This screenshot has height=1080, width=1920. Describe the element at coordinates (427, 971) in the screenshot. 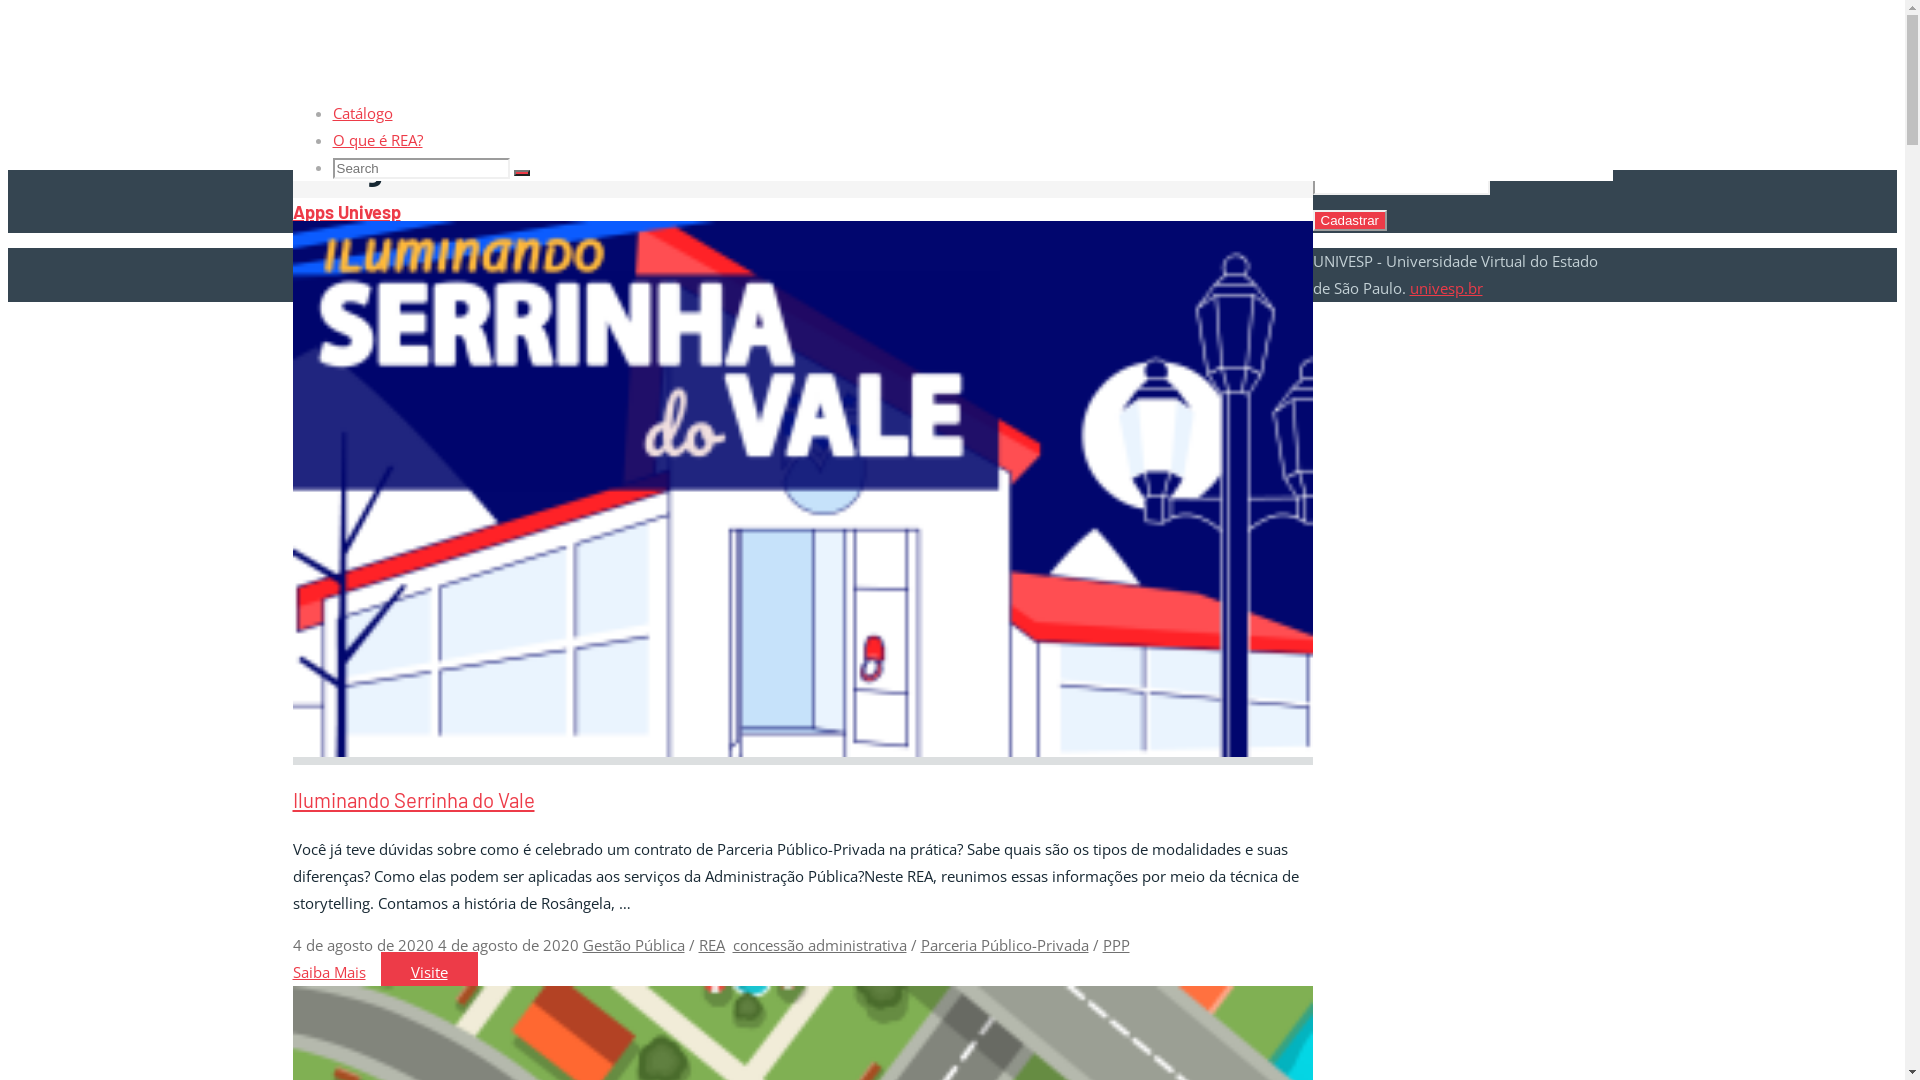

I see `'Visite` at that location.